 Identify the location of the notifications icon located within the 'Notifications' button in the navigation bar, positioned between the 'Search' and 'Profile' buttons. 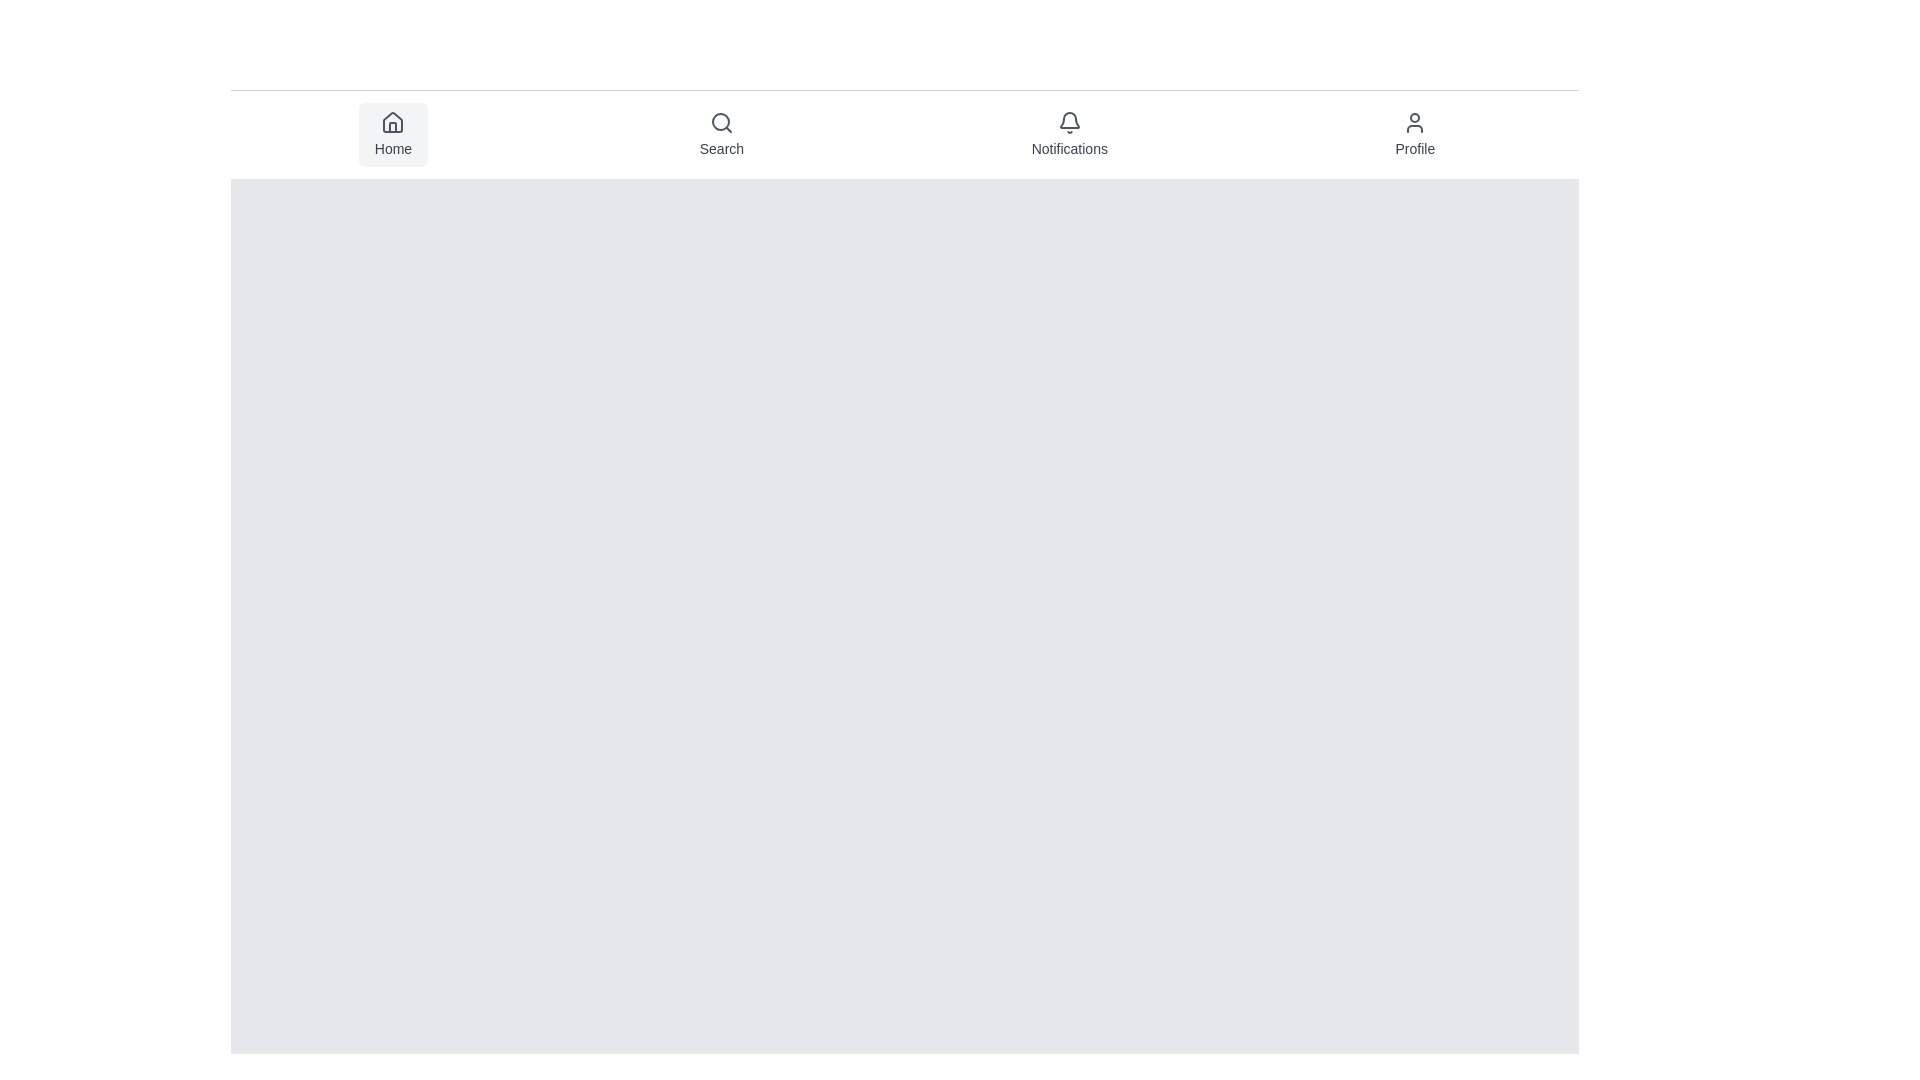
(1068, 123).